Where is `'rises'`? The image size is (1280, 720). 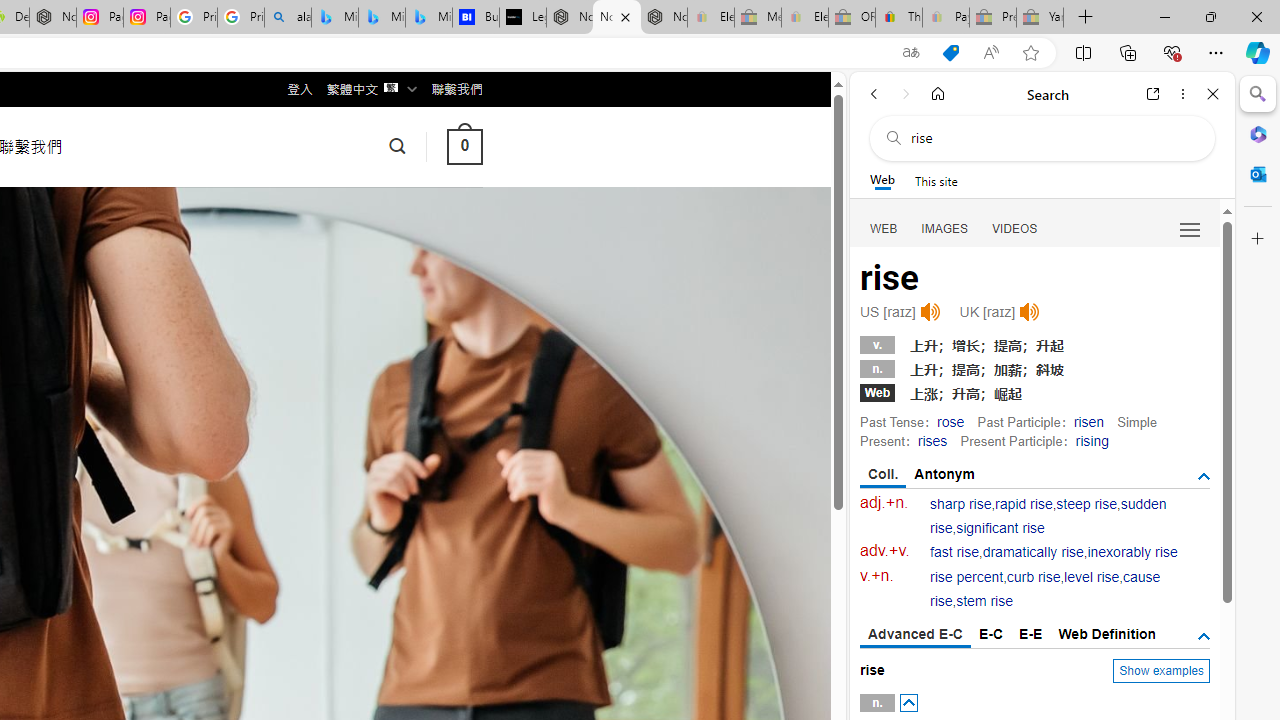
'rises' is located at coordinates (931, 440).